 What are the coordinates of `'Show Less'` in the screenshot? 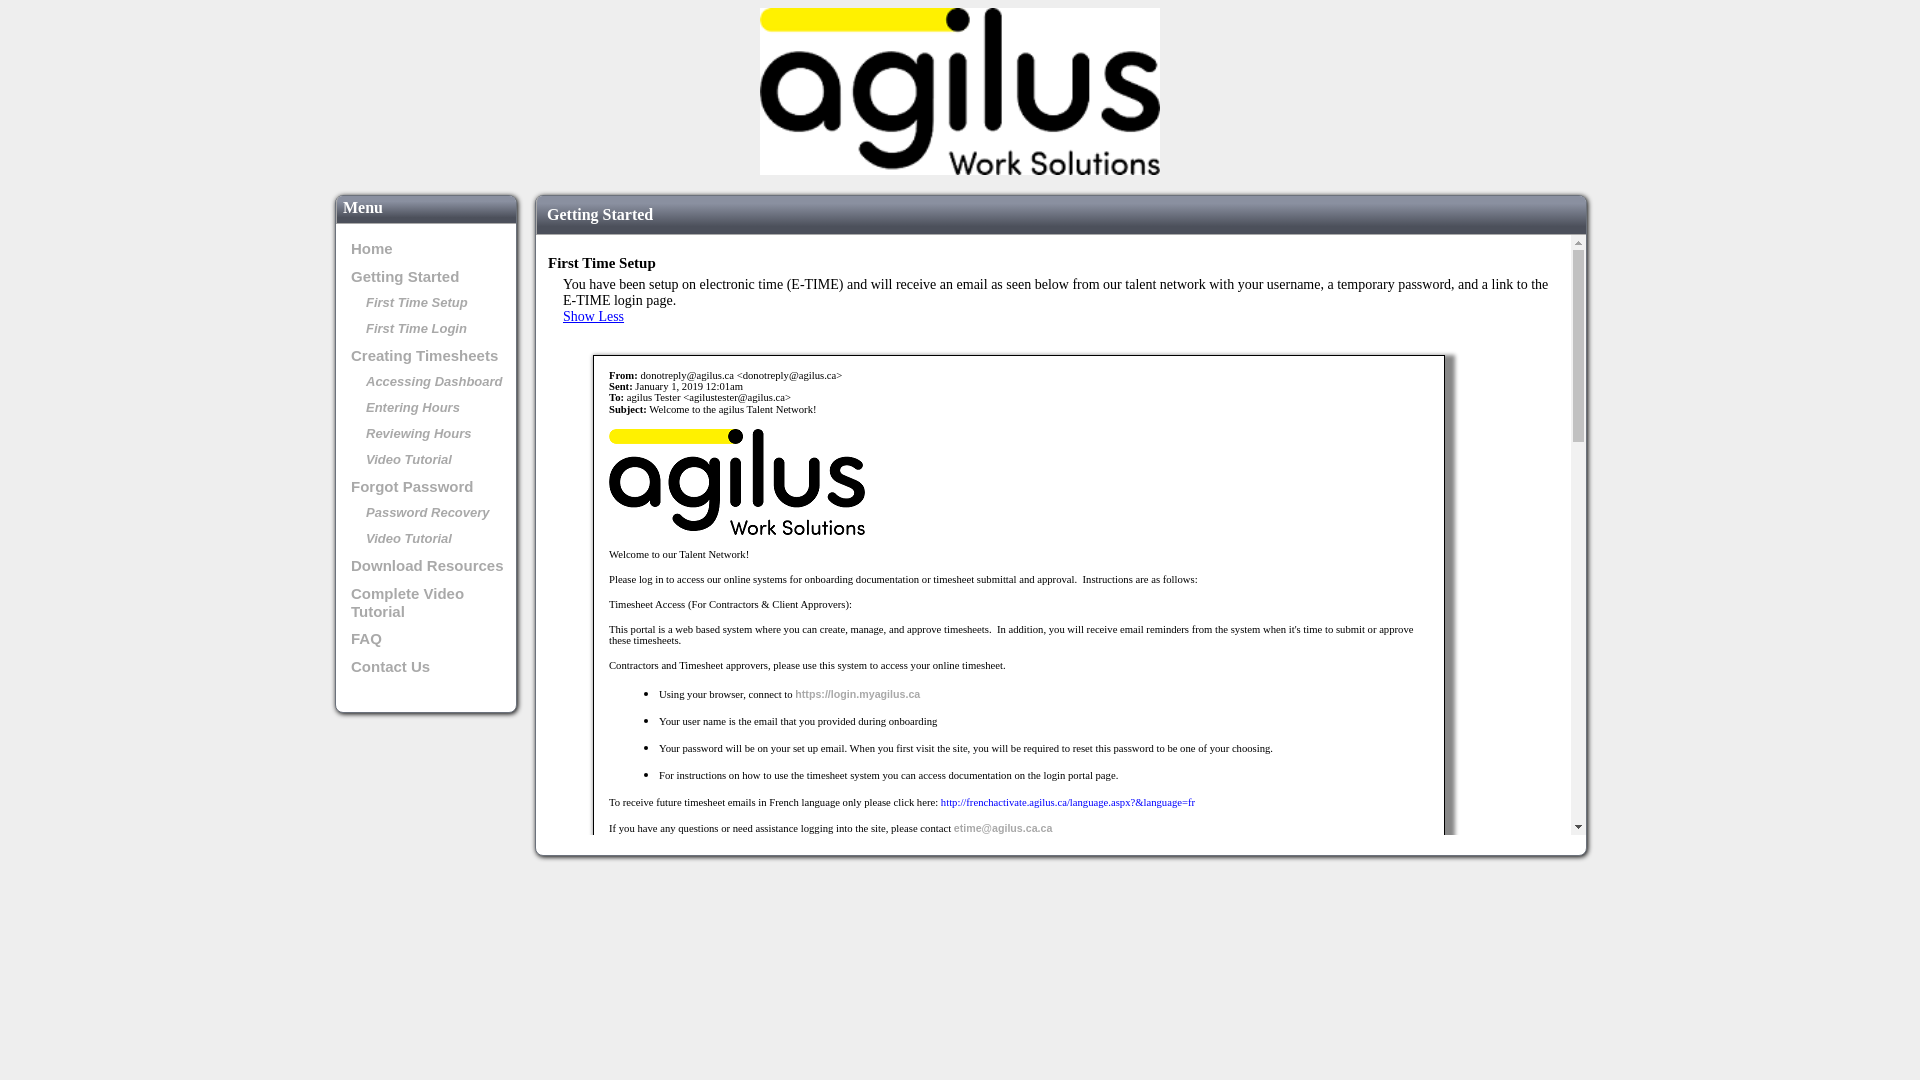 It's located at (561, 315).